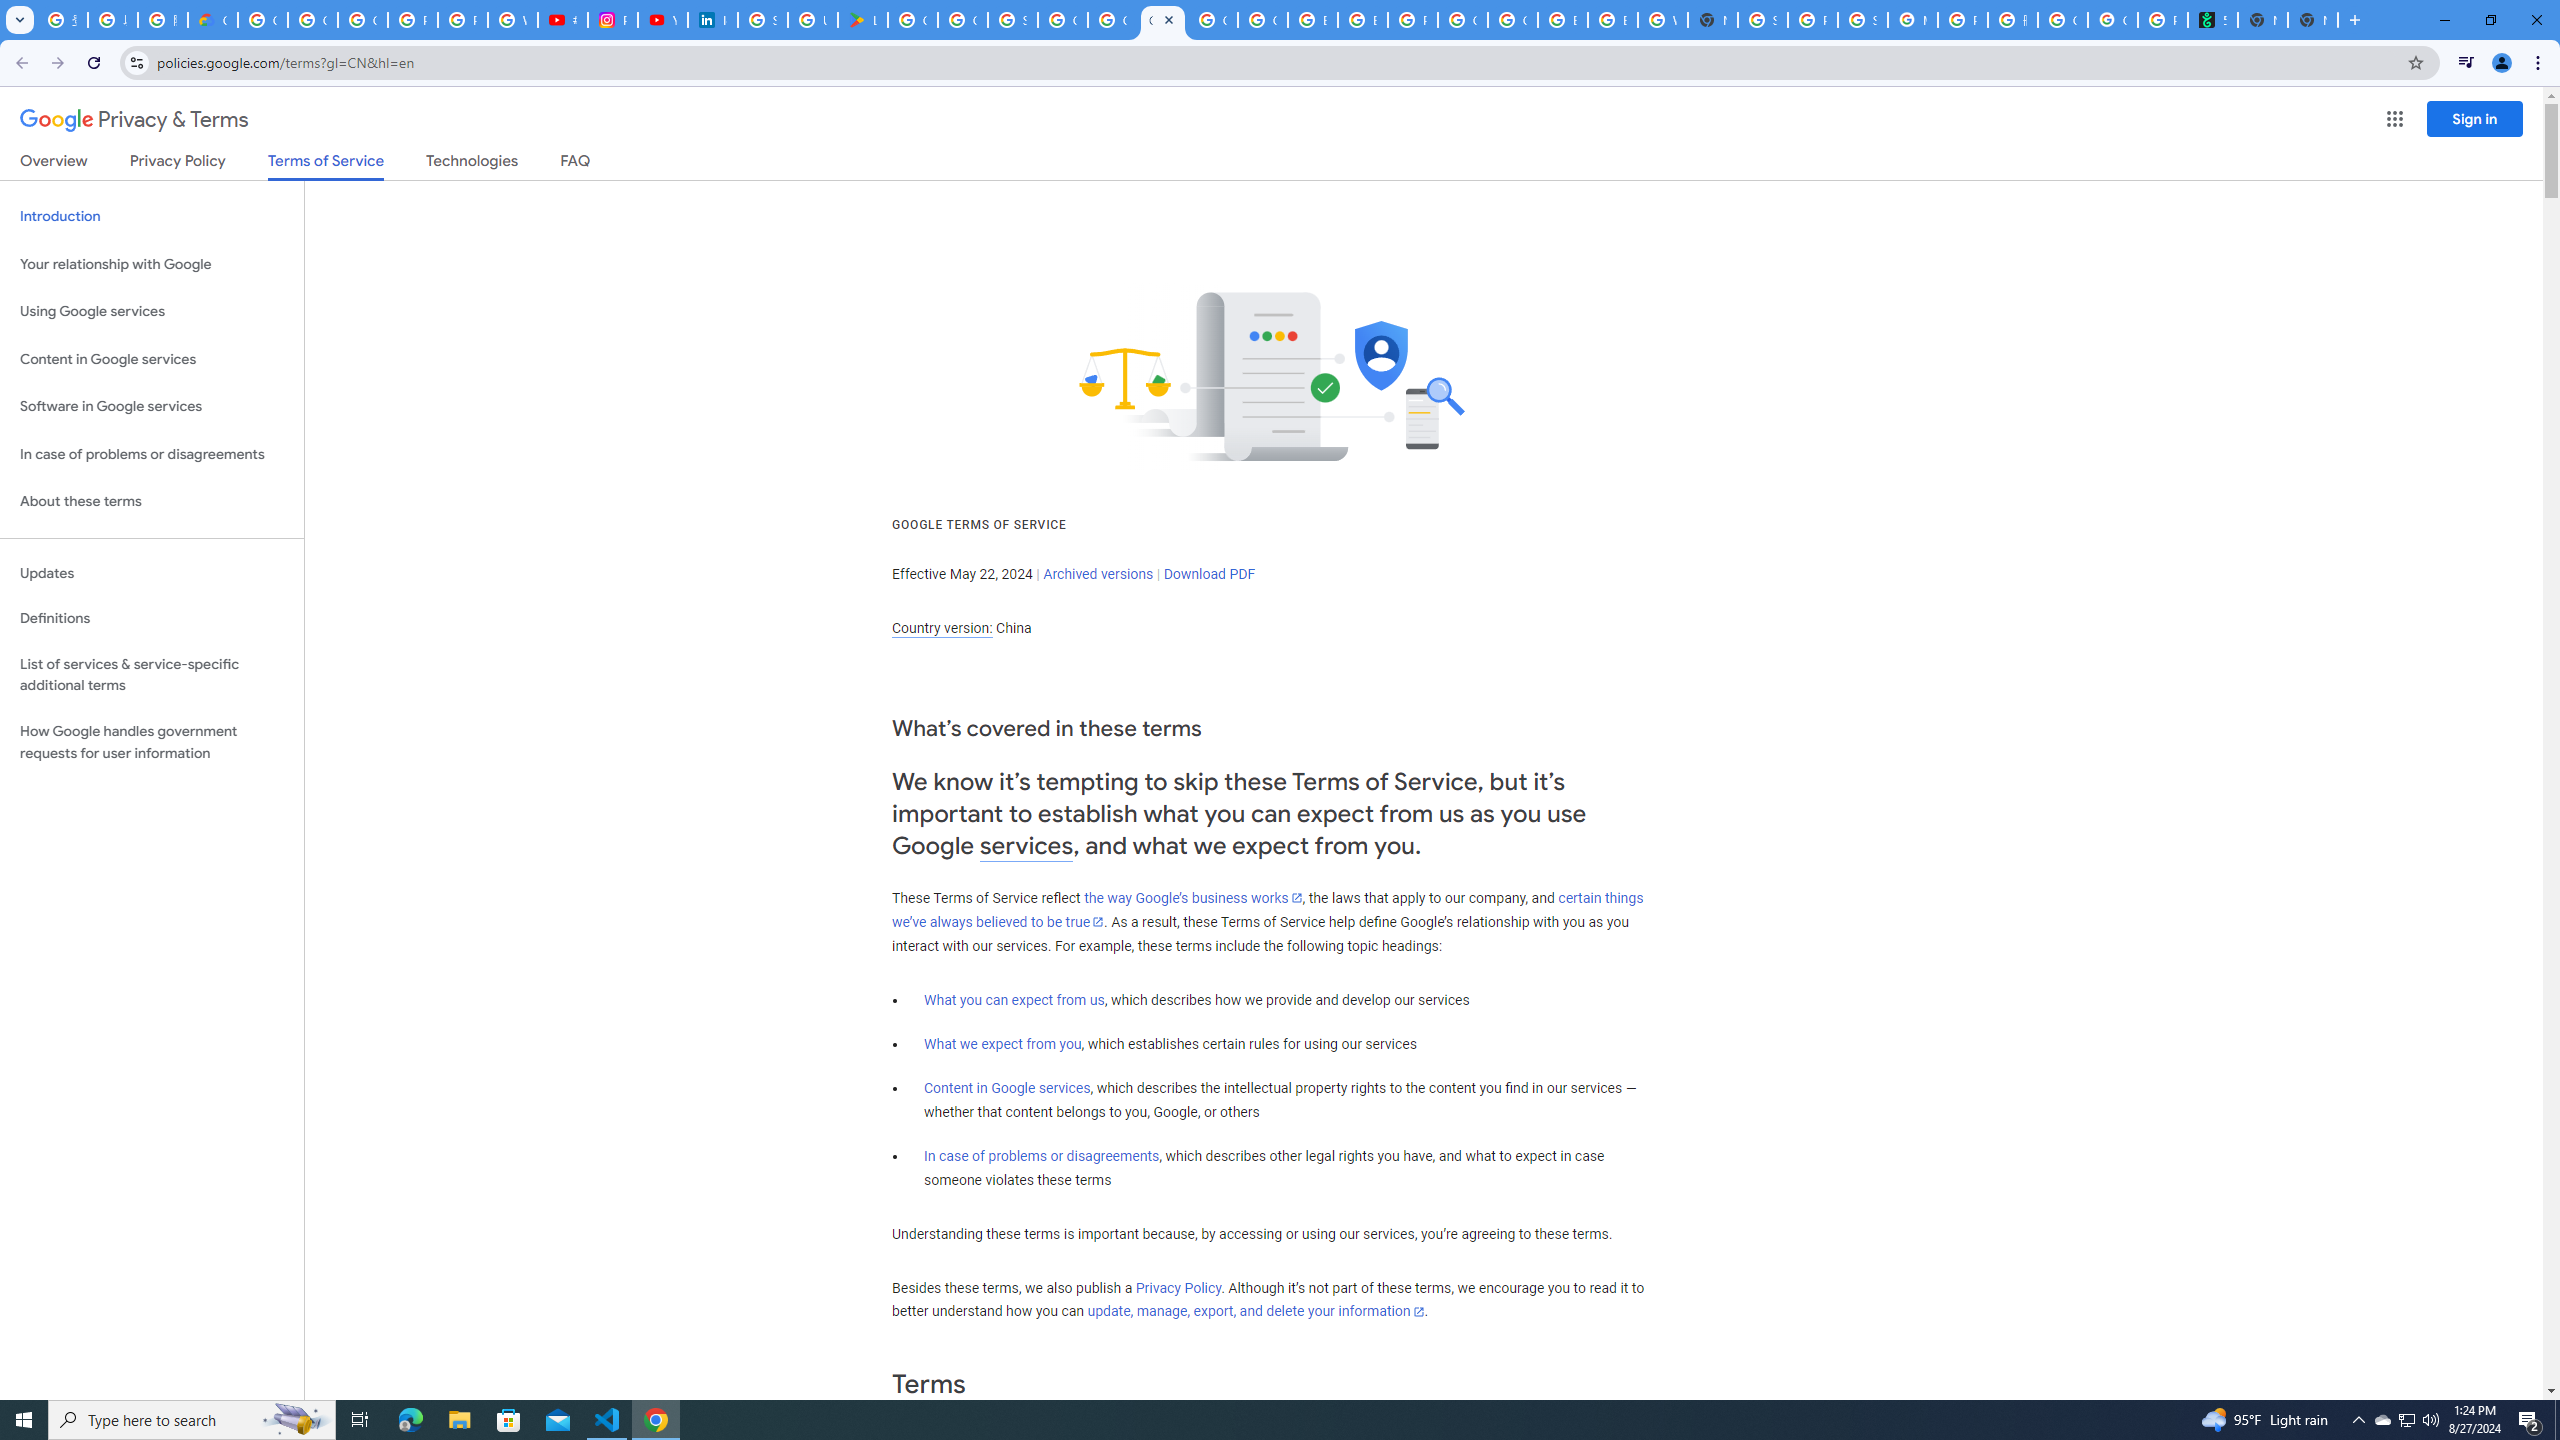 The width and height of the screenshot is (2560, 1440). What do you see at coordinates (2311, 19) in the screenshot?
I see `'New Tab'` at bounding box center [2311, 19].